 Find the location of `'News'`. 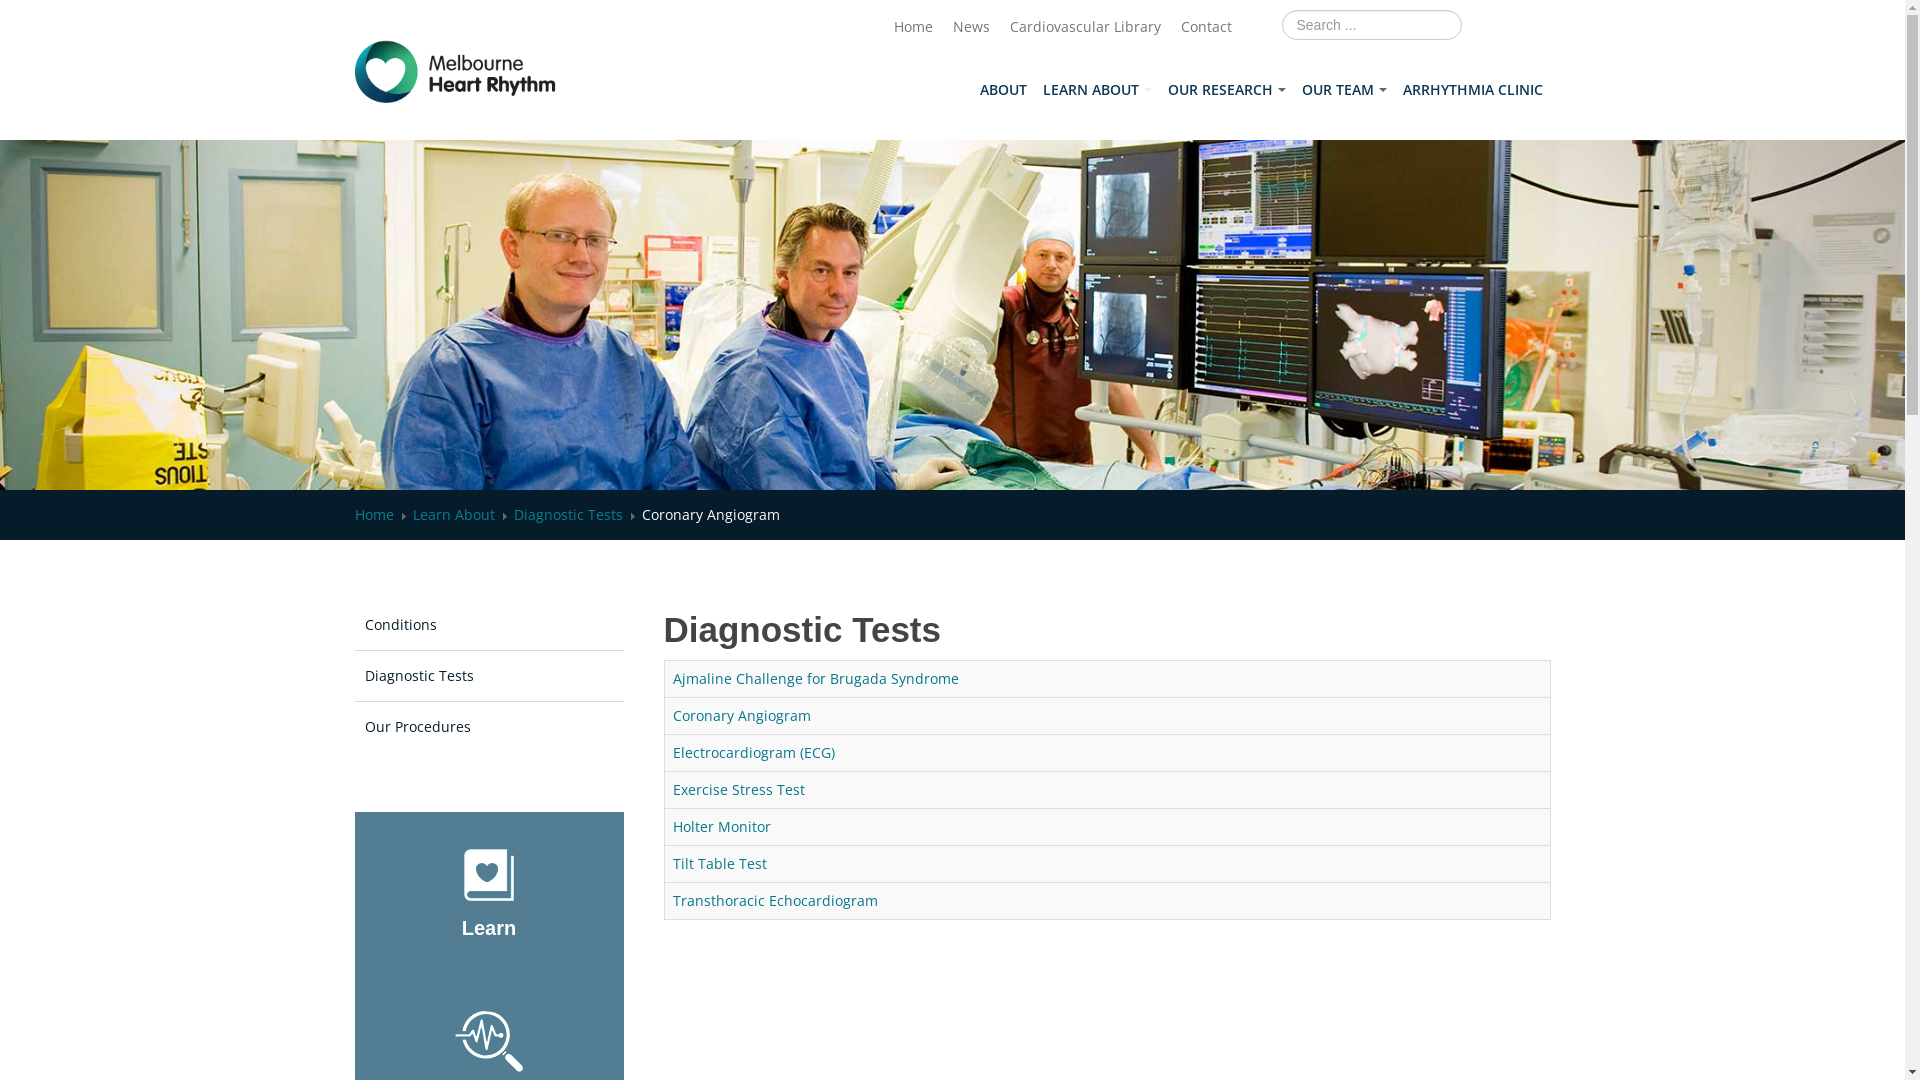

'News' is located at coordinates (950, 27).